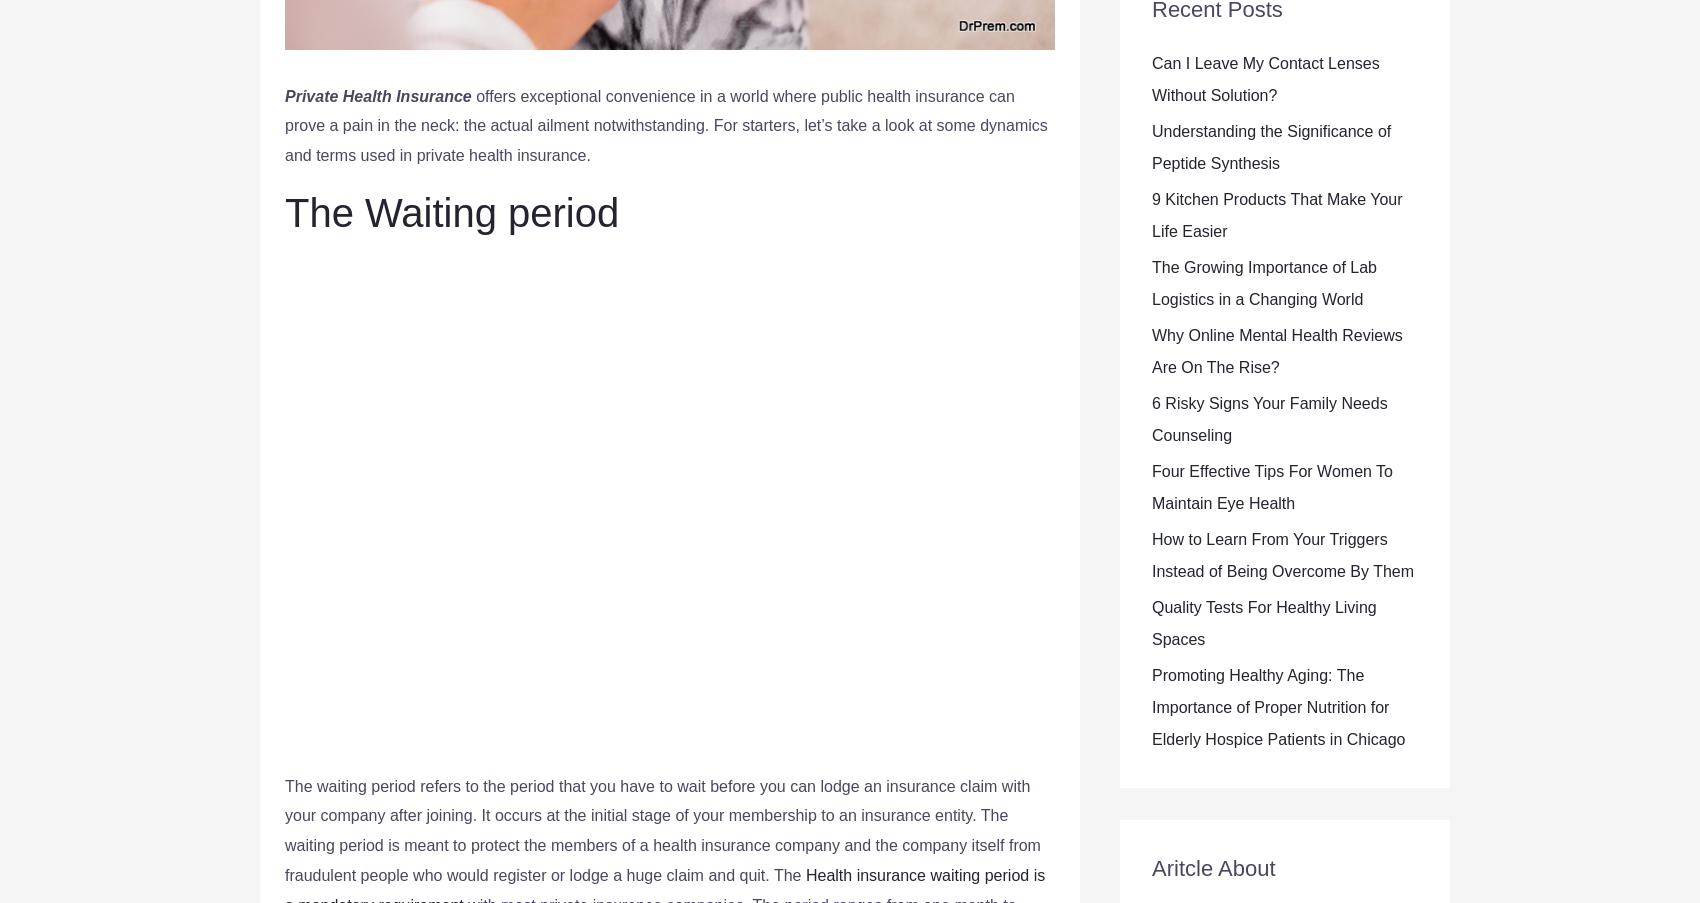 The width and height of the screenshot is (1700, 903). I want to click on 'Can I Leave My Contact Lenses Without Solution?', so click(1151, 79).